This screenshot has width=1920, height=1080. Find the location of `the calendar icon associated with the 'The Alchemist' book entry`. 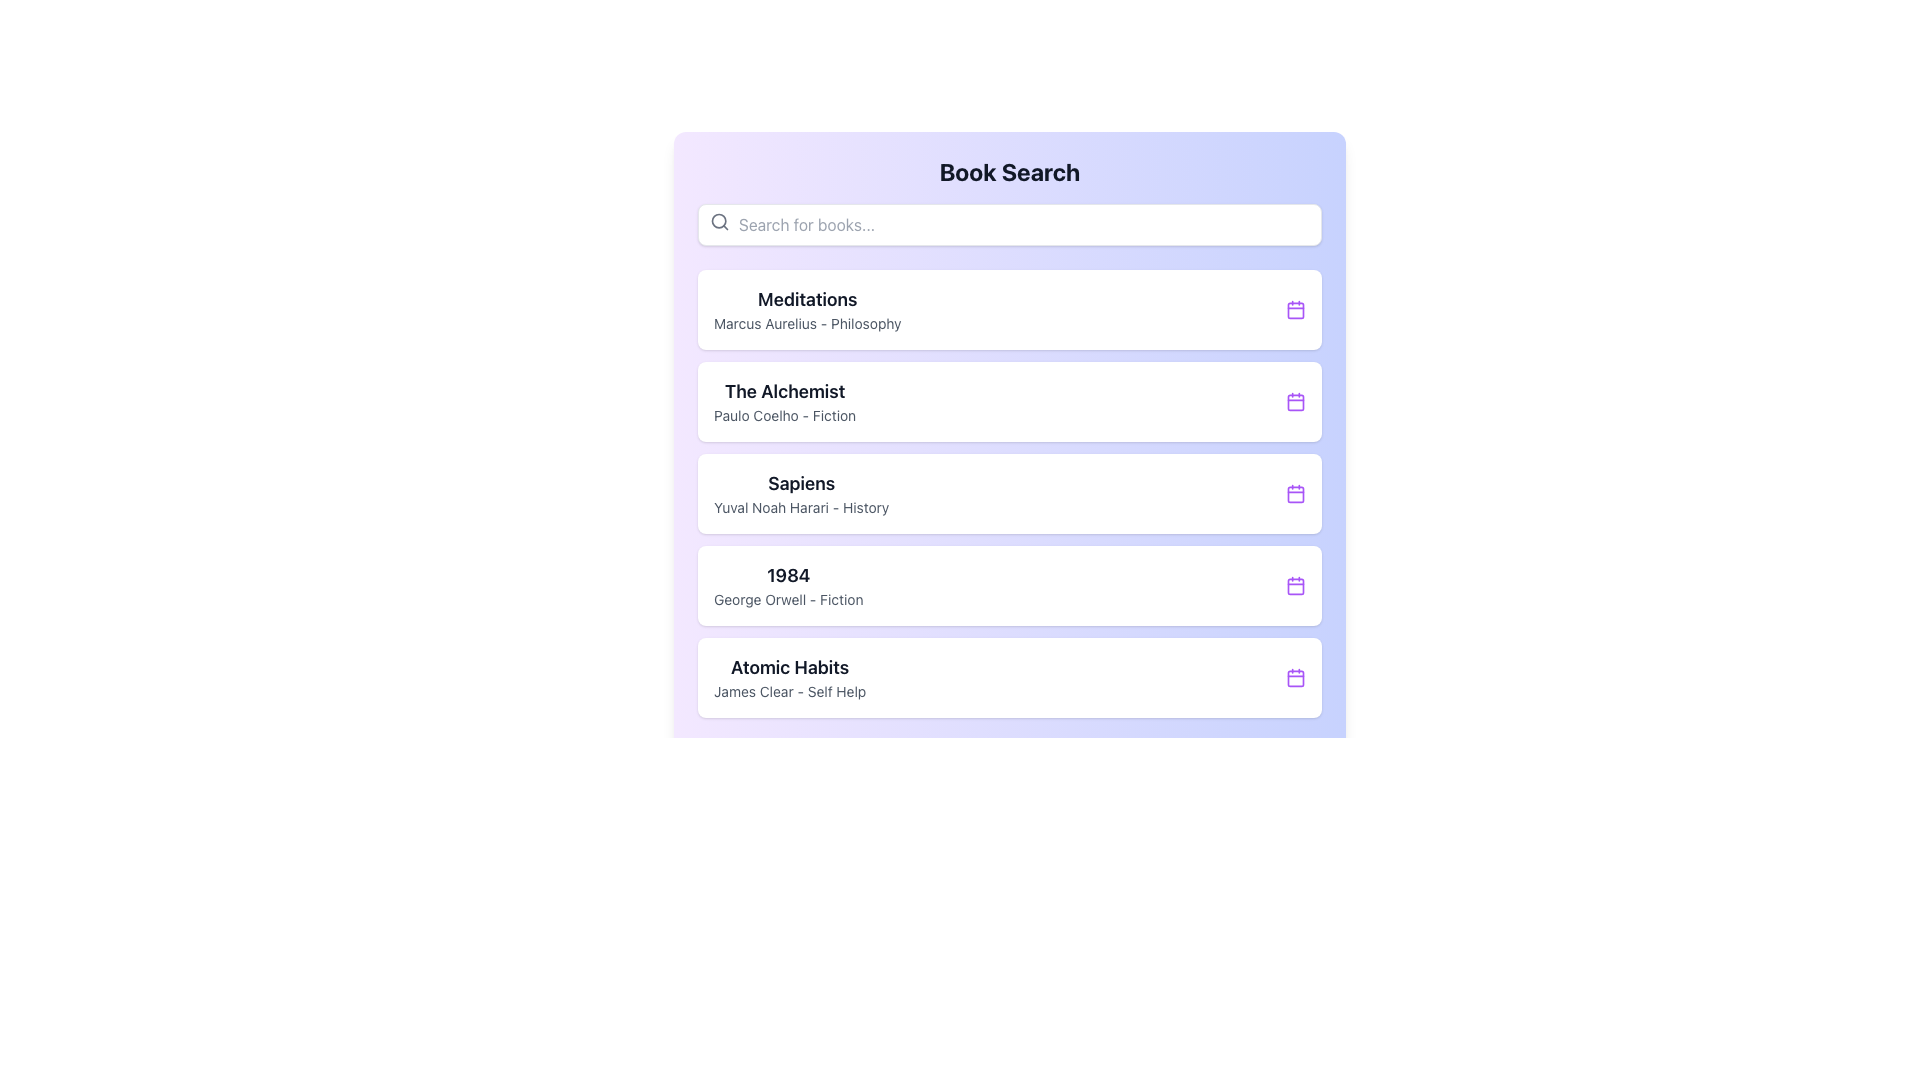

the calendar icon associated with the 'The Alchemist' book entry is located at coordinates (1296, 401).